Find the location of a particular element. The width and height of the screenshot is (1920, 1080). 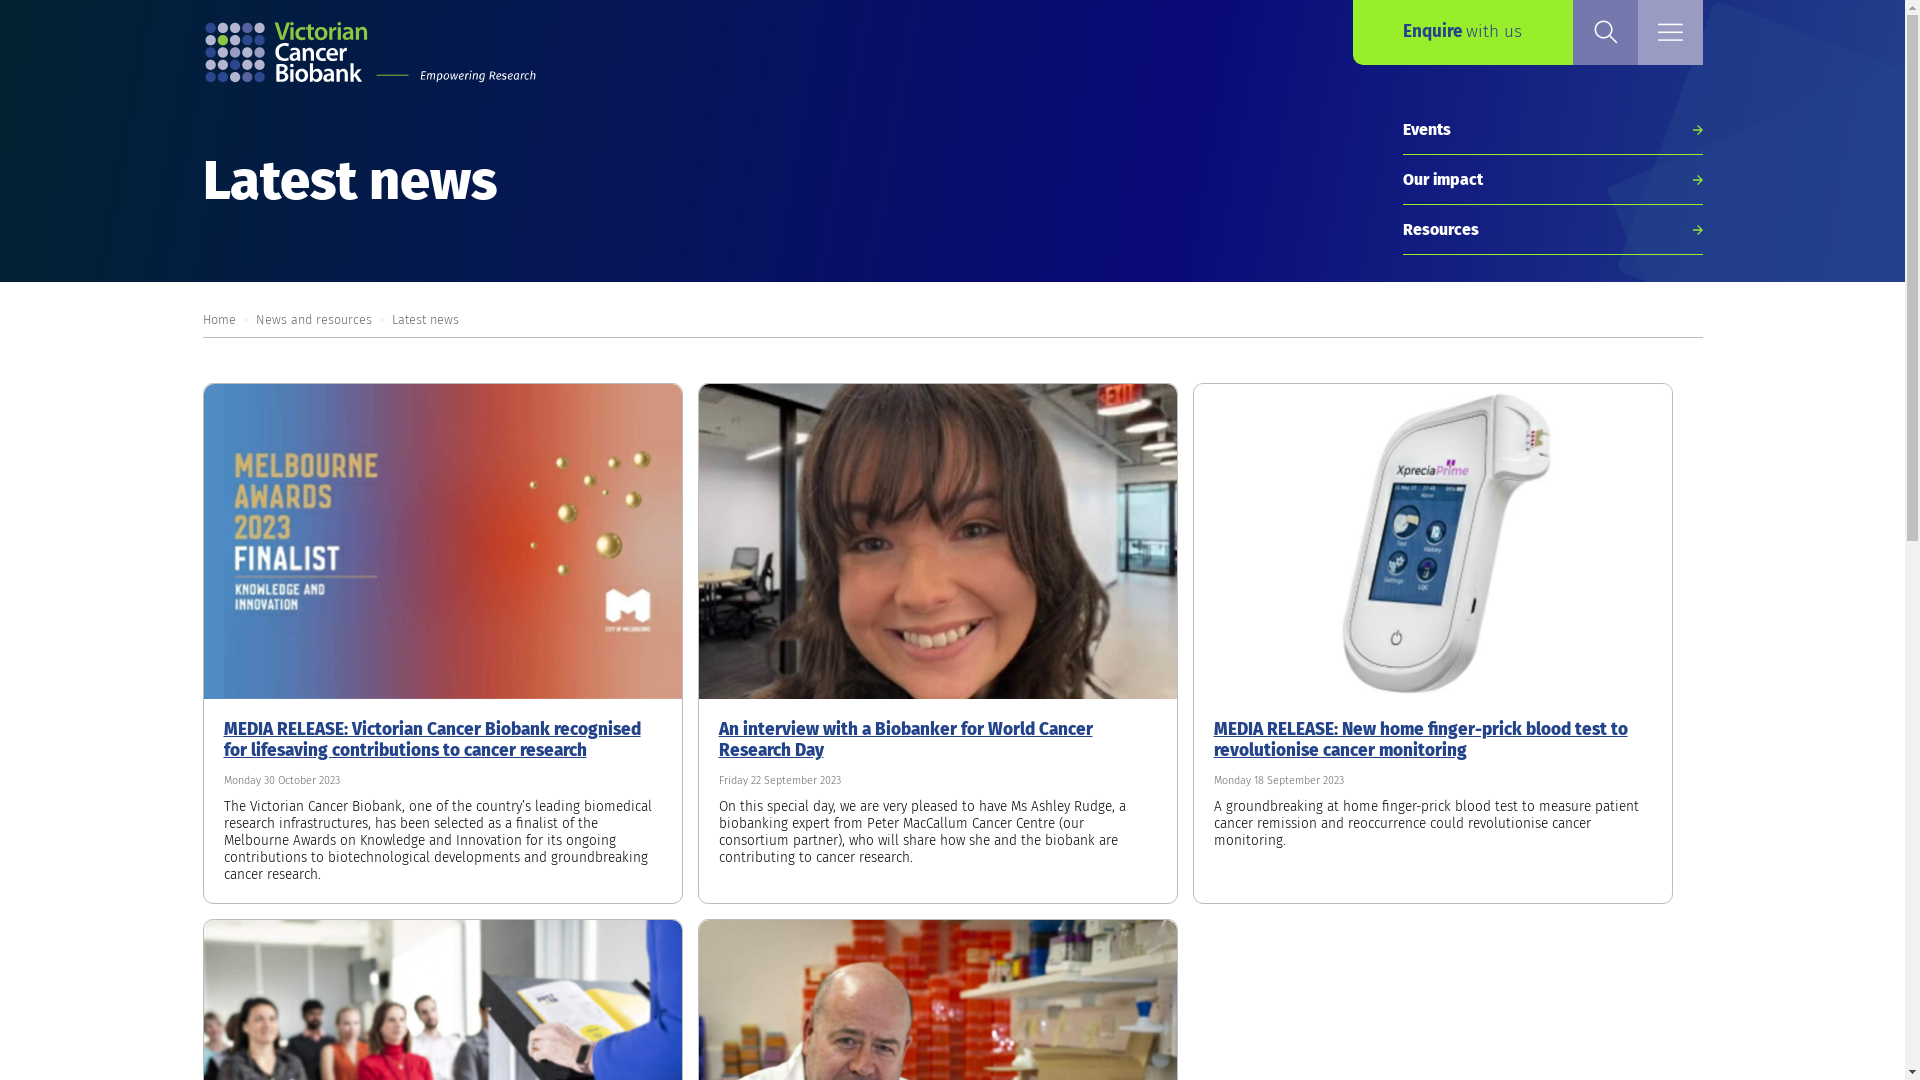

'Resources' is located at coordinates (1550, 228).